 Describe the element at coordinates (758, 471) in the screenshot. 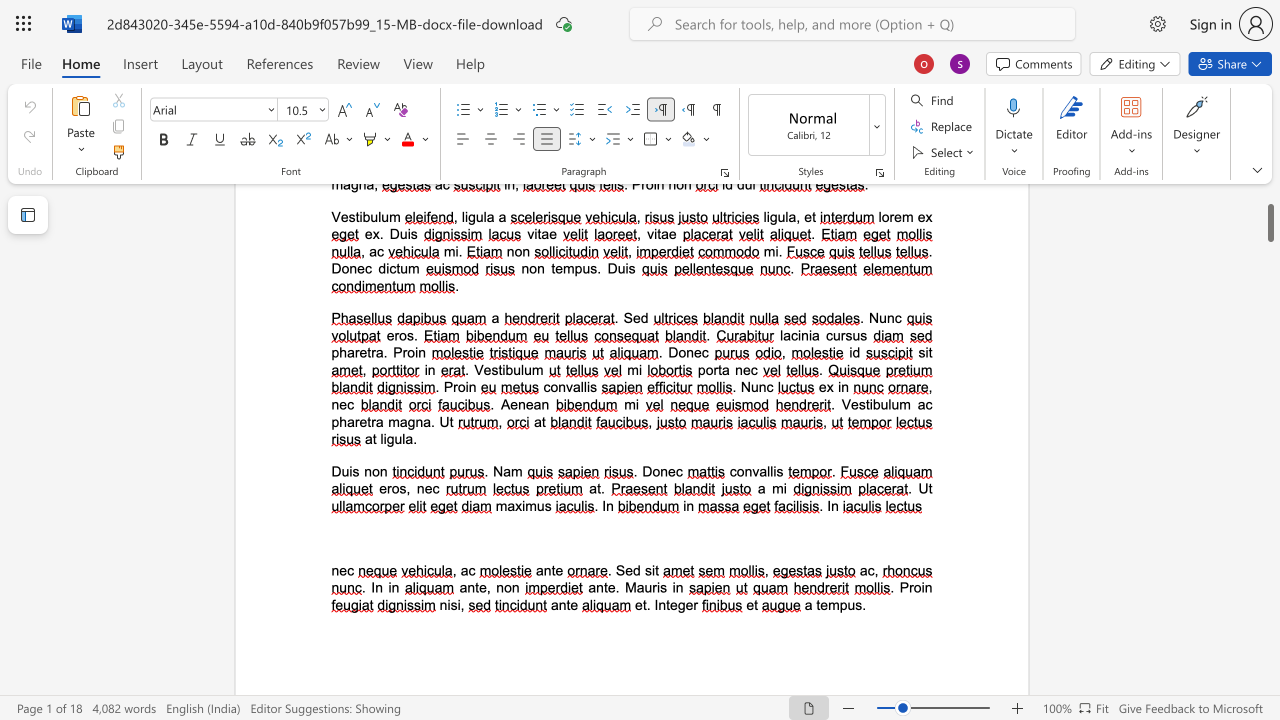

I see `the space between the continuous character "v" and "a" in the text` at that location.